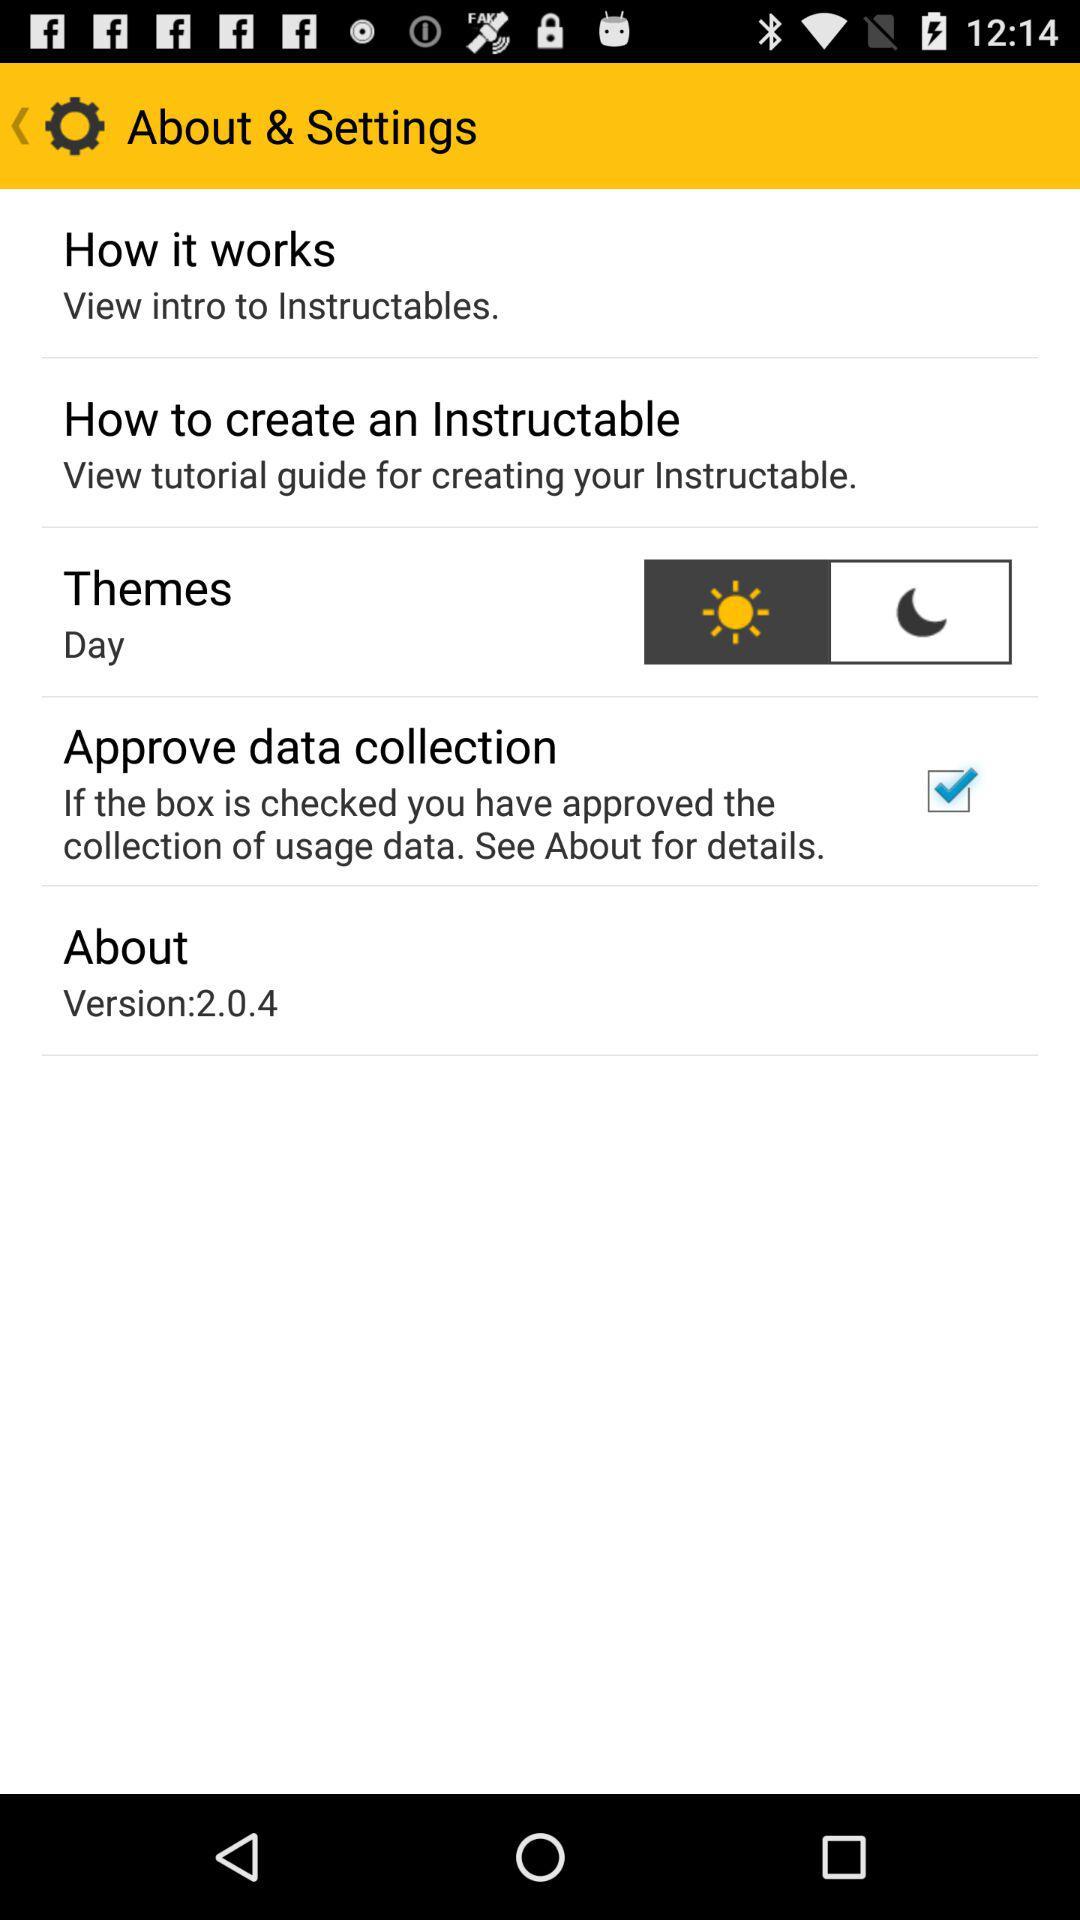  I want to click on the themes, so click(146, 585).